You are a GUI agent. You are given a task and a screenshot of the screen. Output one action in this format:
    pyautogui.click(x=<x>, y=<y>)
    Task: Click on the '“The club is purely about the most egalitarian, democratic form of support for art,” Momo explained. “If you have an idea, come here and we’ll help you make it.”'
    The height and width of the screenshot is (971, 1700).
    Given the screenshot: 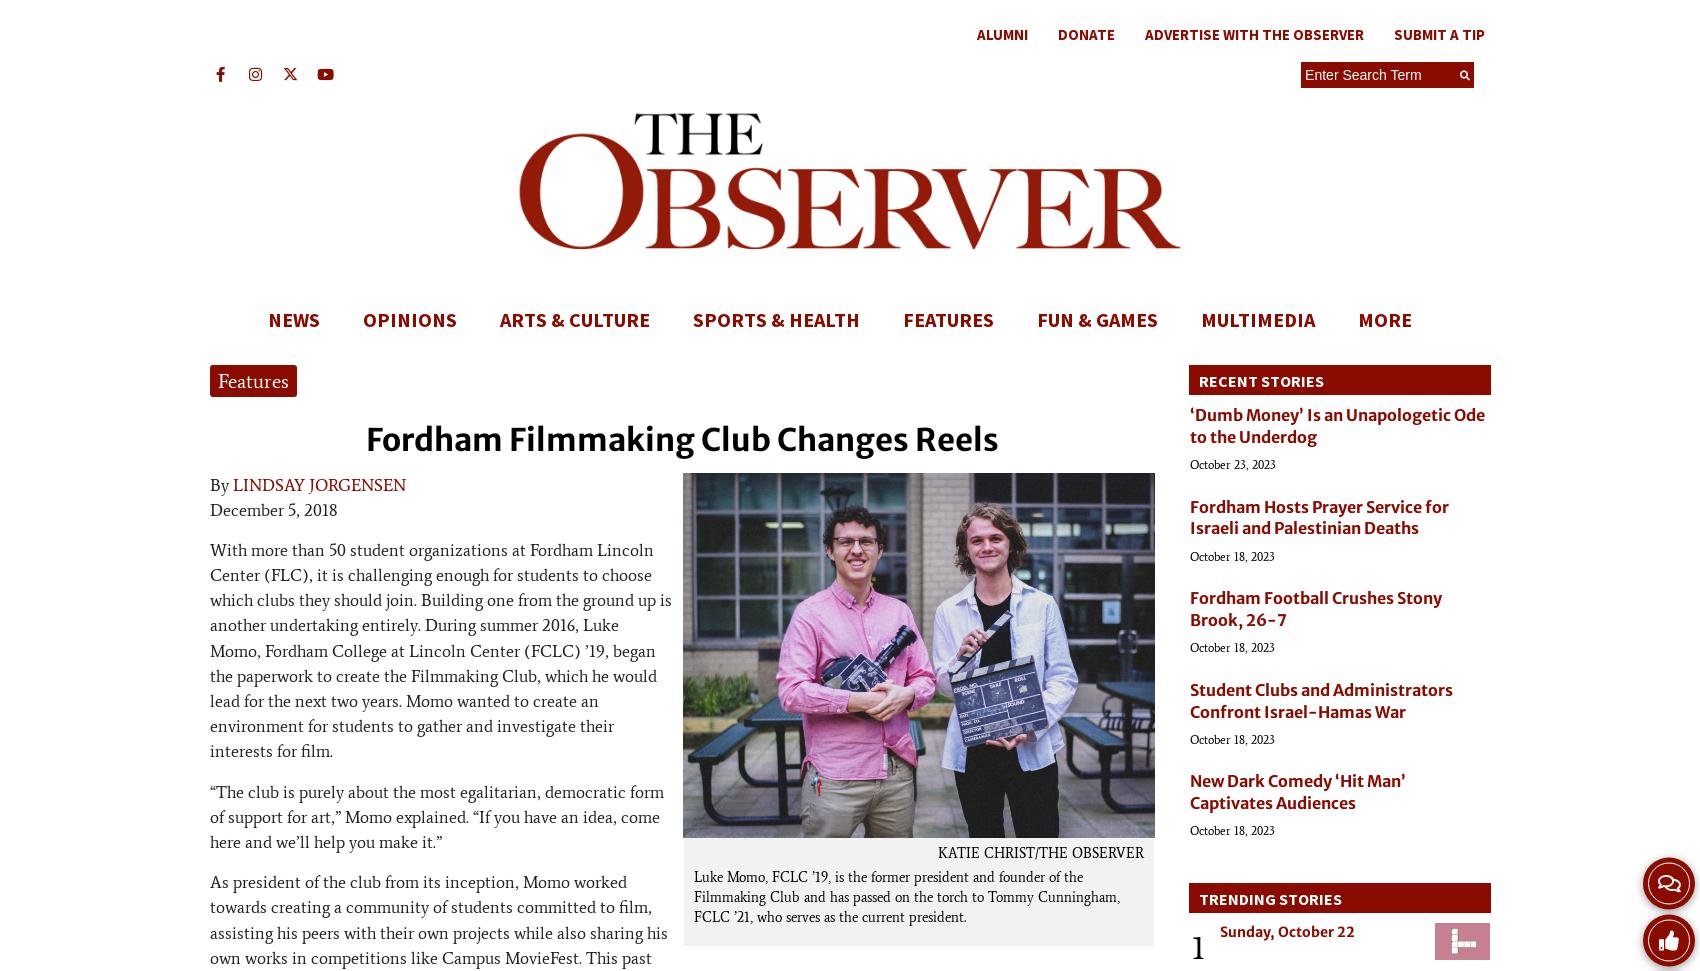 What is the action you would take?
    pyautogui.click(x=437, y=815)
    